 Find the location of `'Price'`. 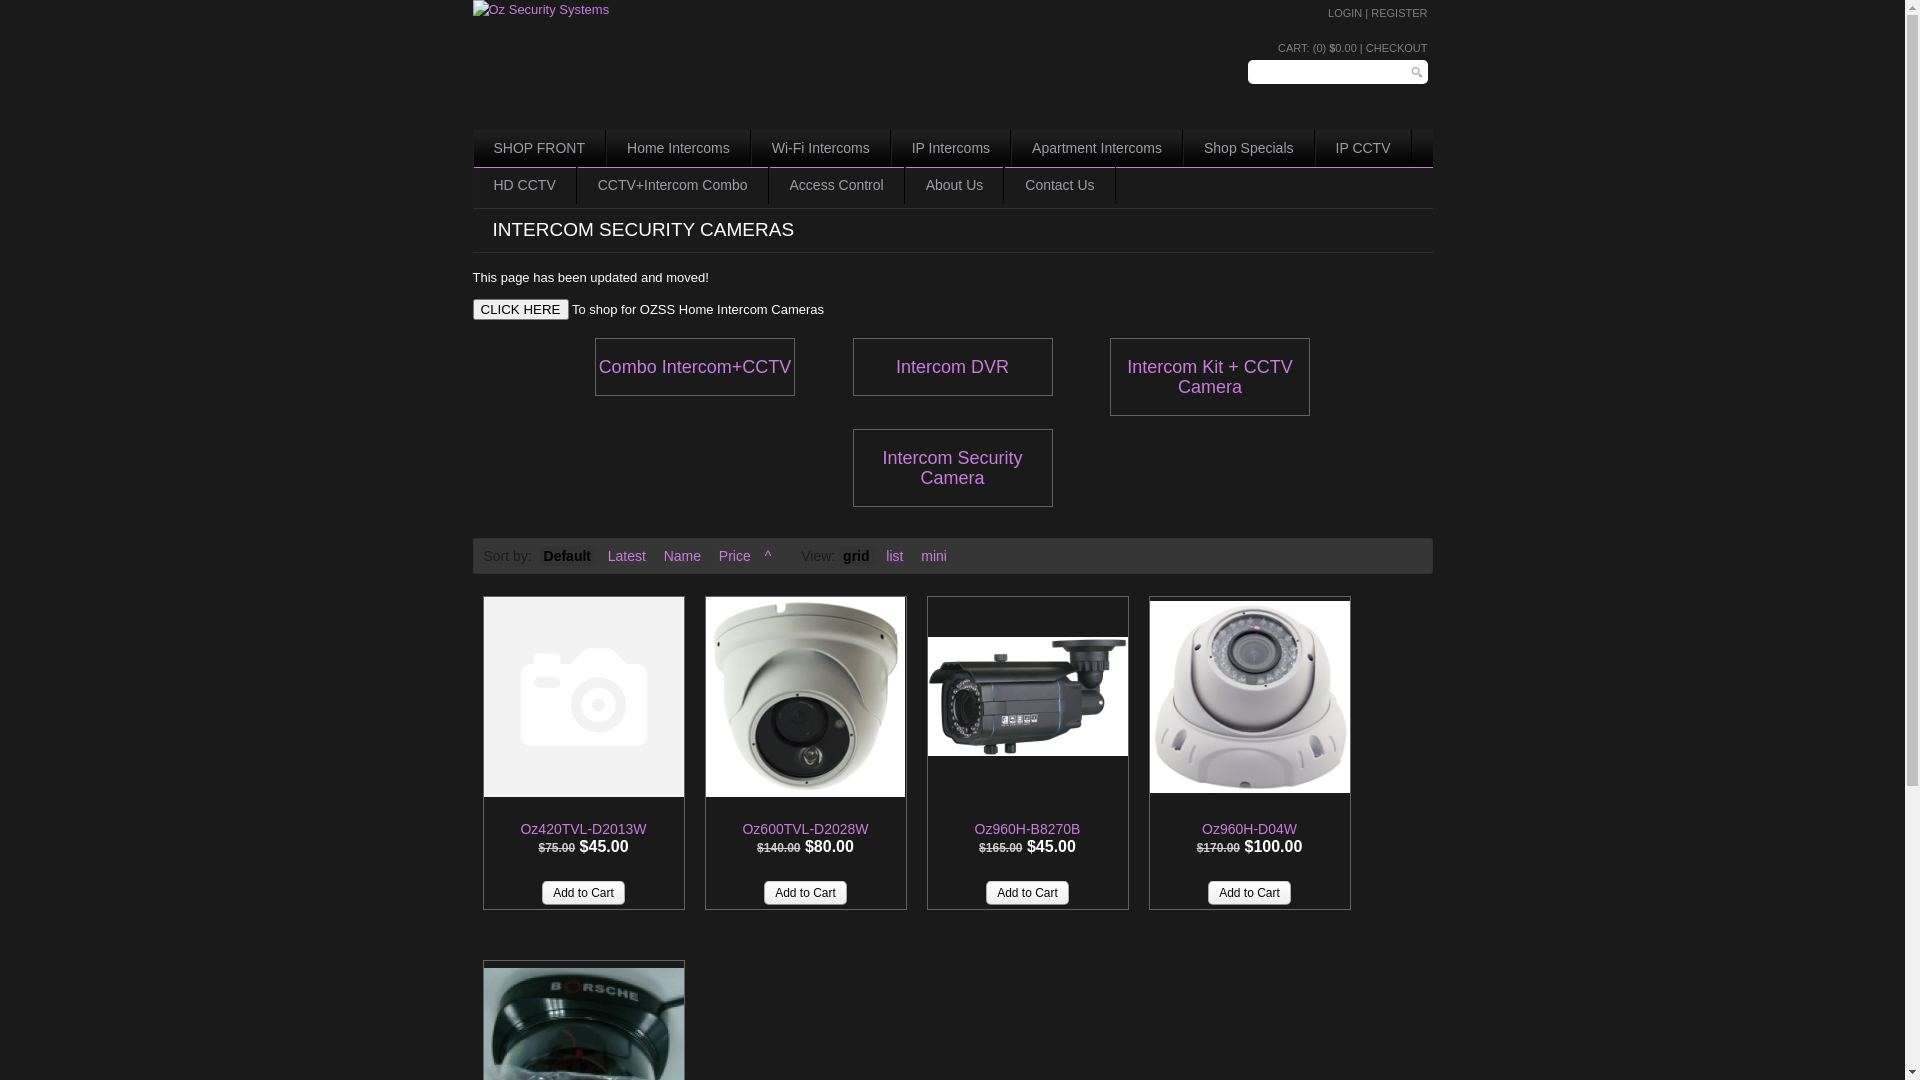

'Price' is located at coordinates (733, 555).